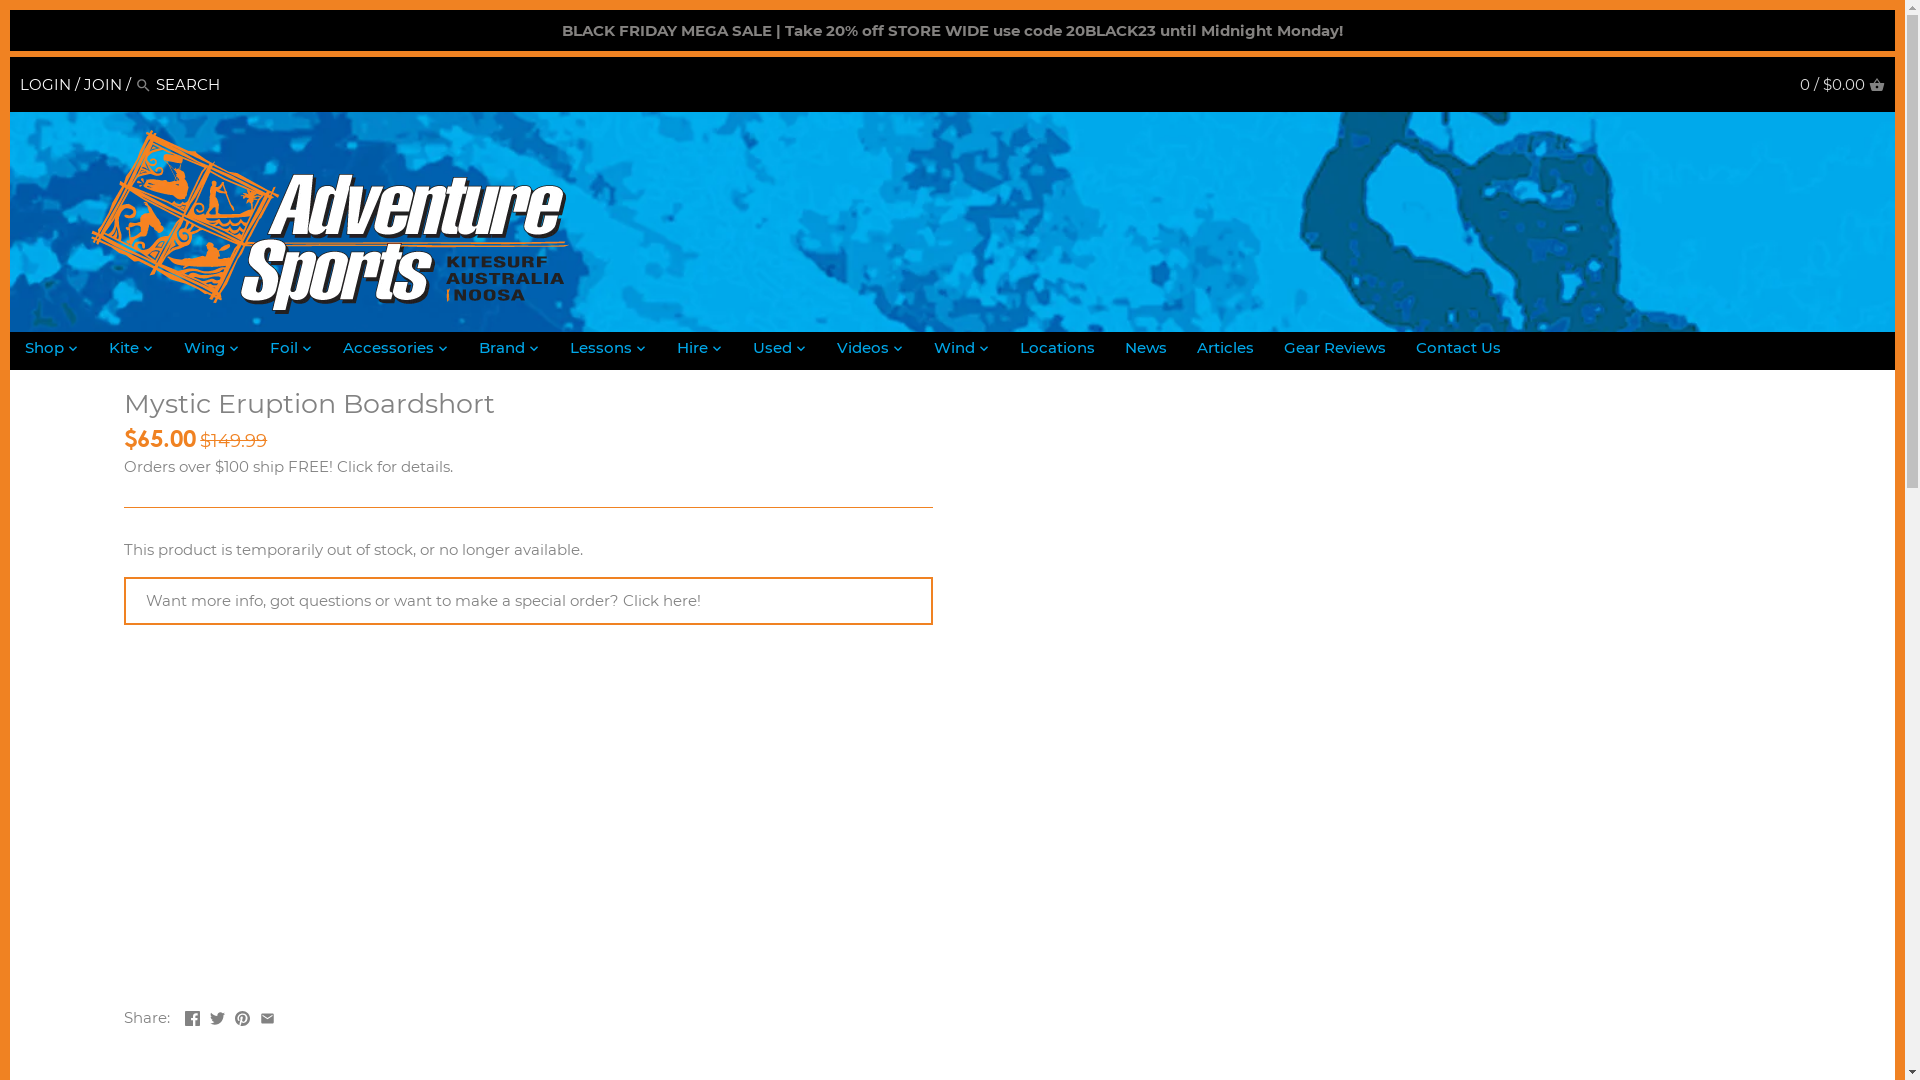  I want to click on 'Wind', so click(953, 350).